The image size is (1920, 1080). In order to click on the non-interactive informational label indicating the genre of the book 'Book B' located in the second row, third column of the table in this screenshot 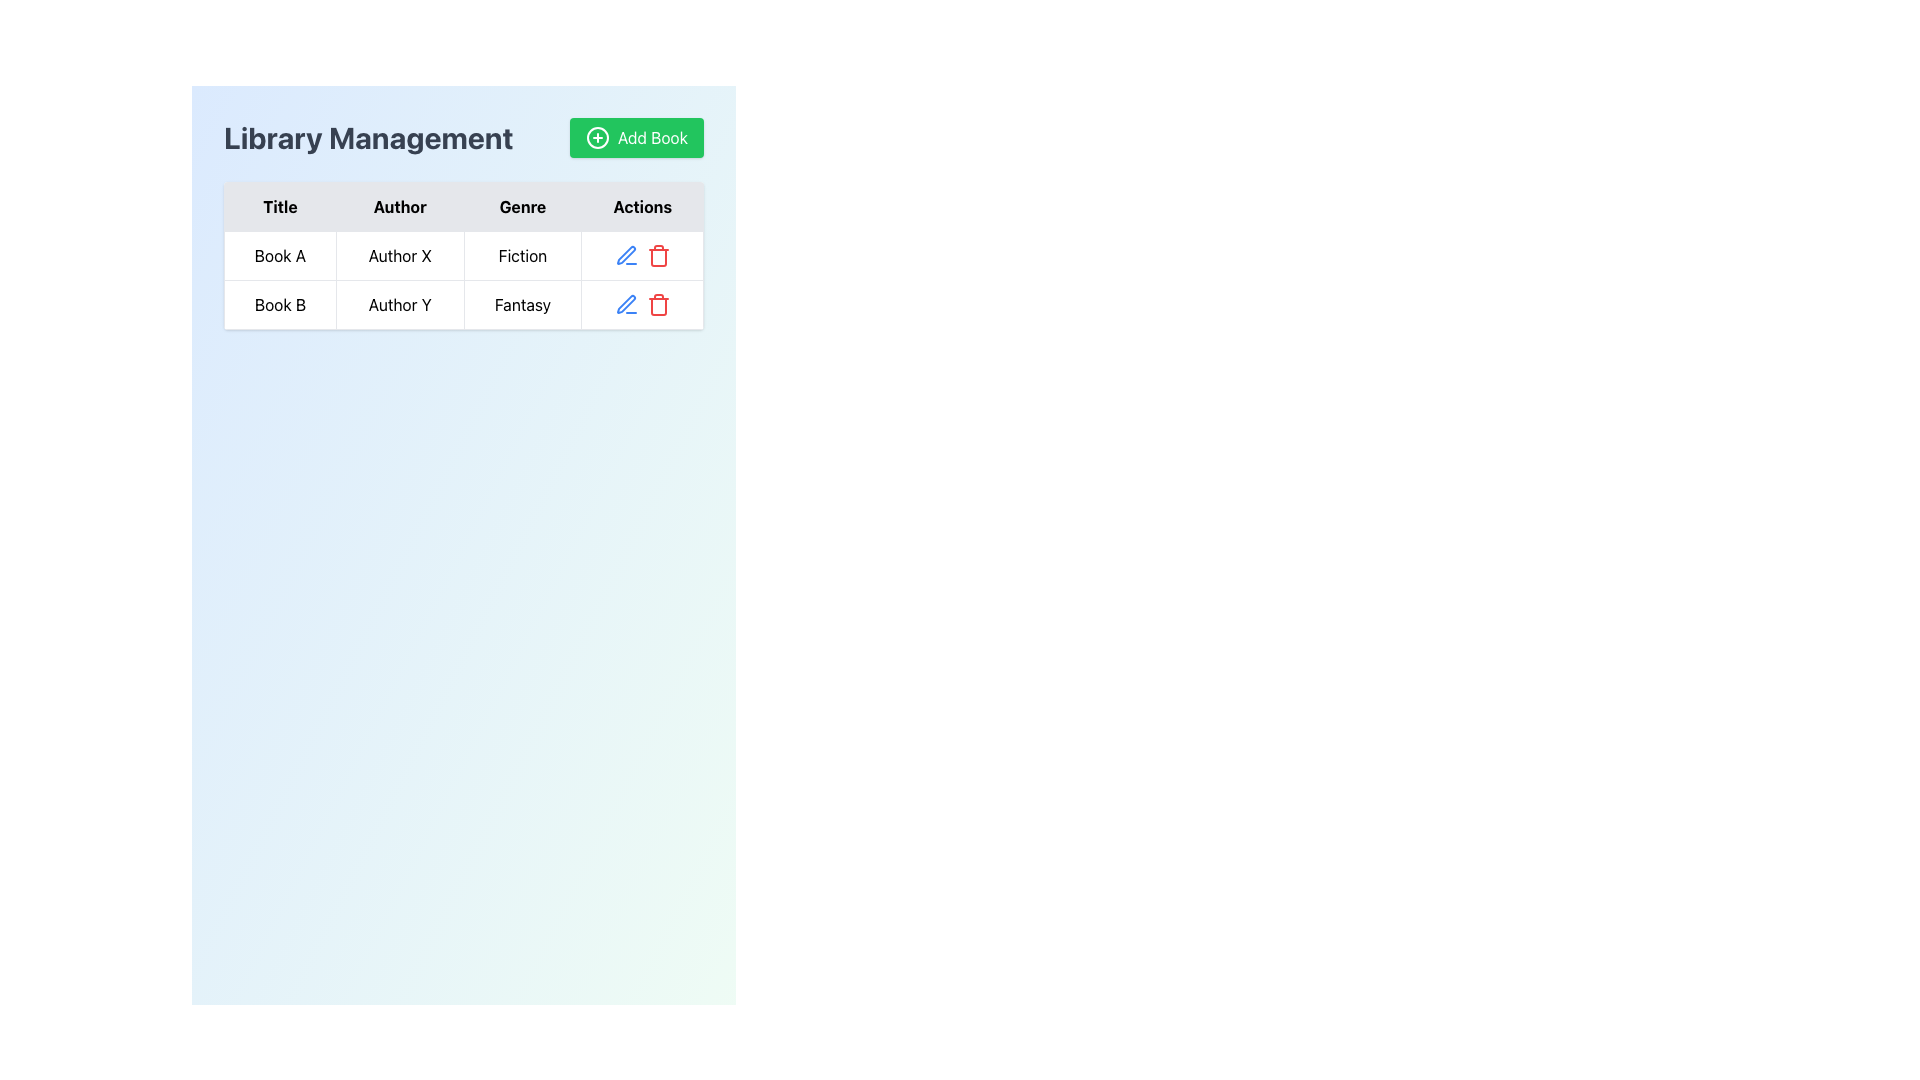, I will do `click(523, 304)`.